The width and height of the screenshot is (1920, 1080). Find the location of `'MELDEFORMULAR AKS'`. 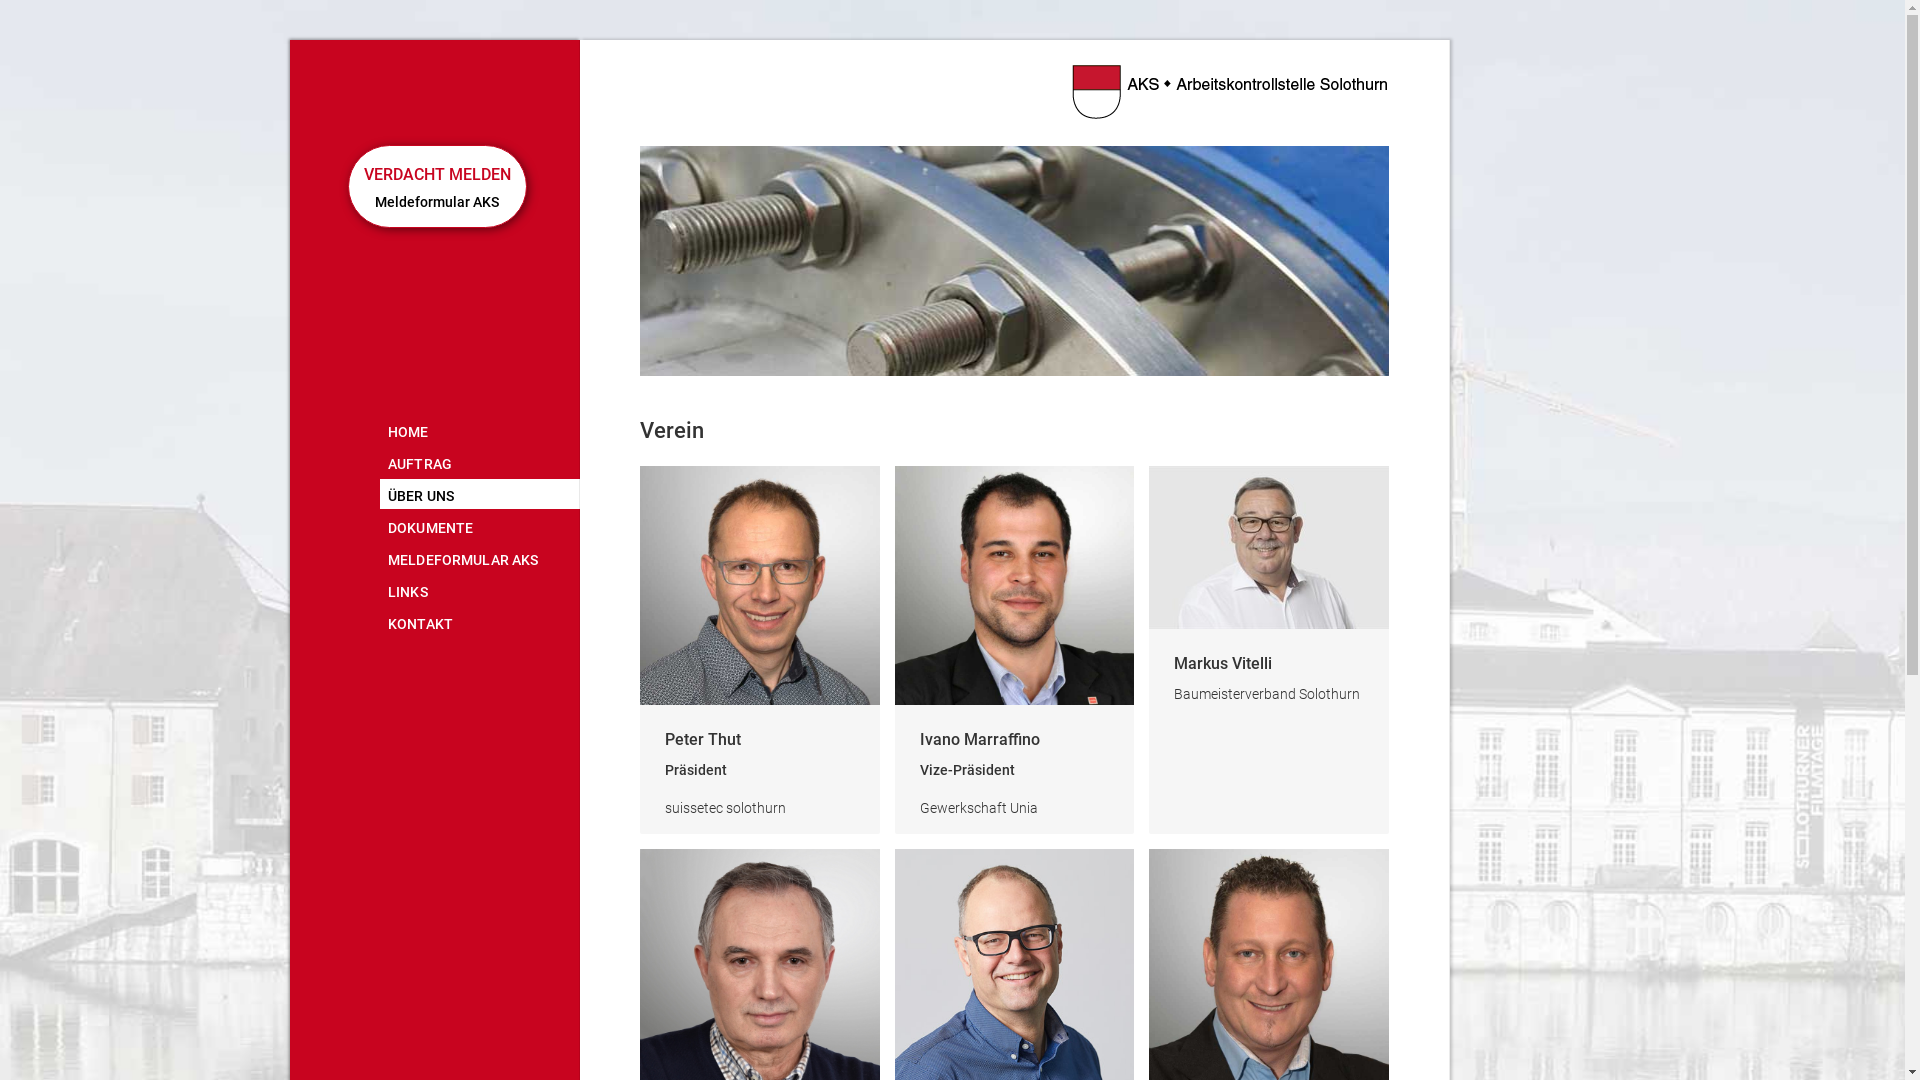

'MELDEFORMULAR AKS' is located at coordinates (480, 558).